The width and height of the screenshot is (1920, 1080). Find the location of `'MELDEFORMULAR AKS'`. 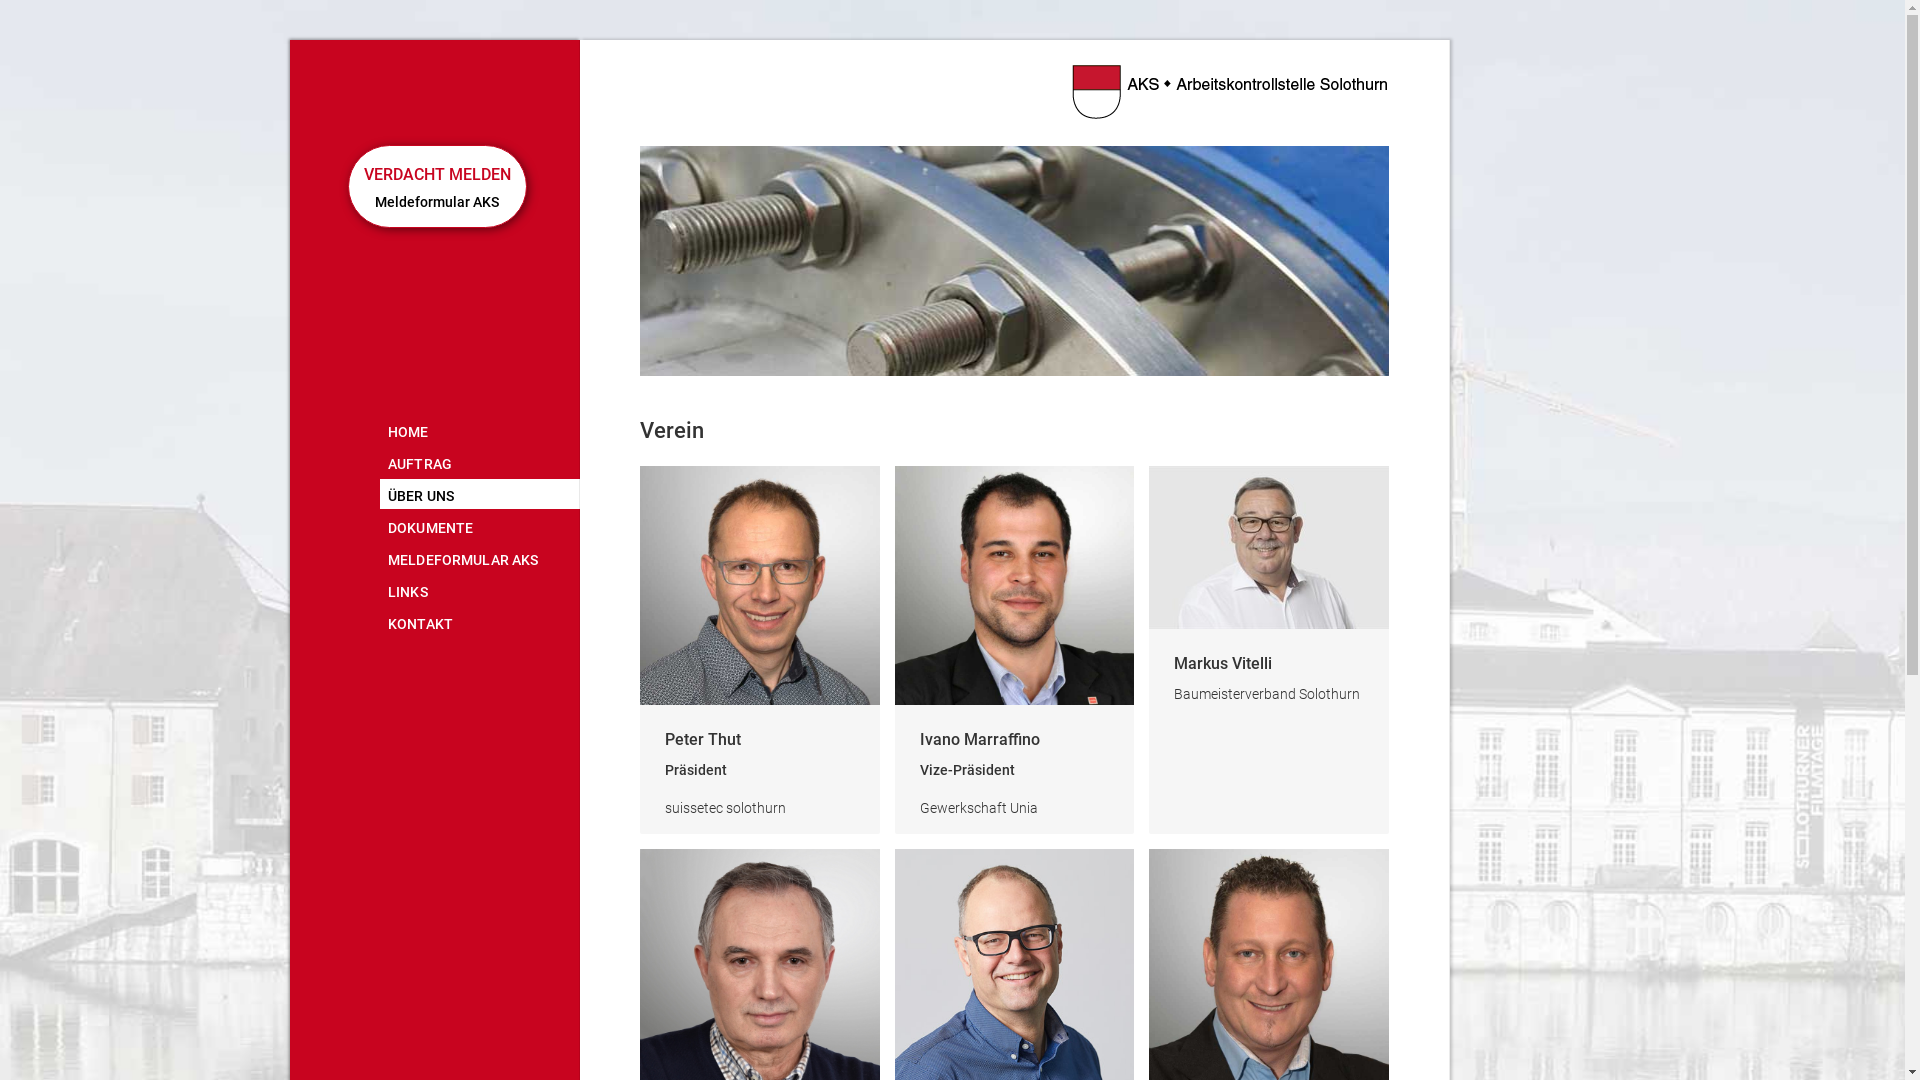

'MELDEFORMULAR AKS' is located at coordinates (480, 558).